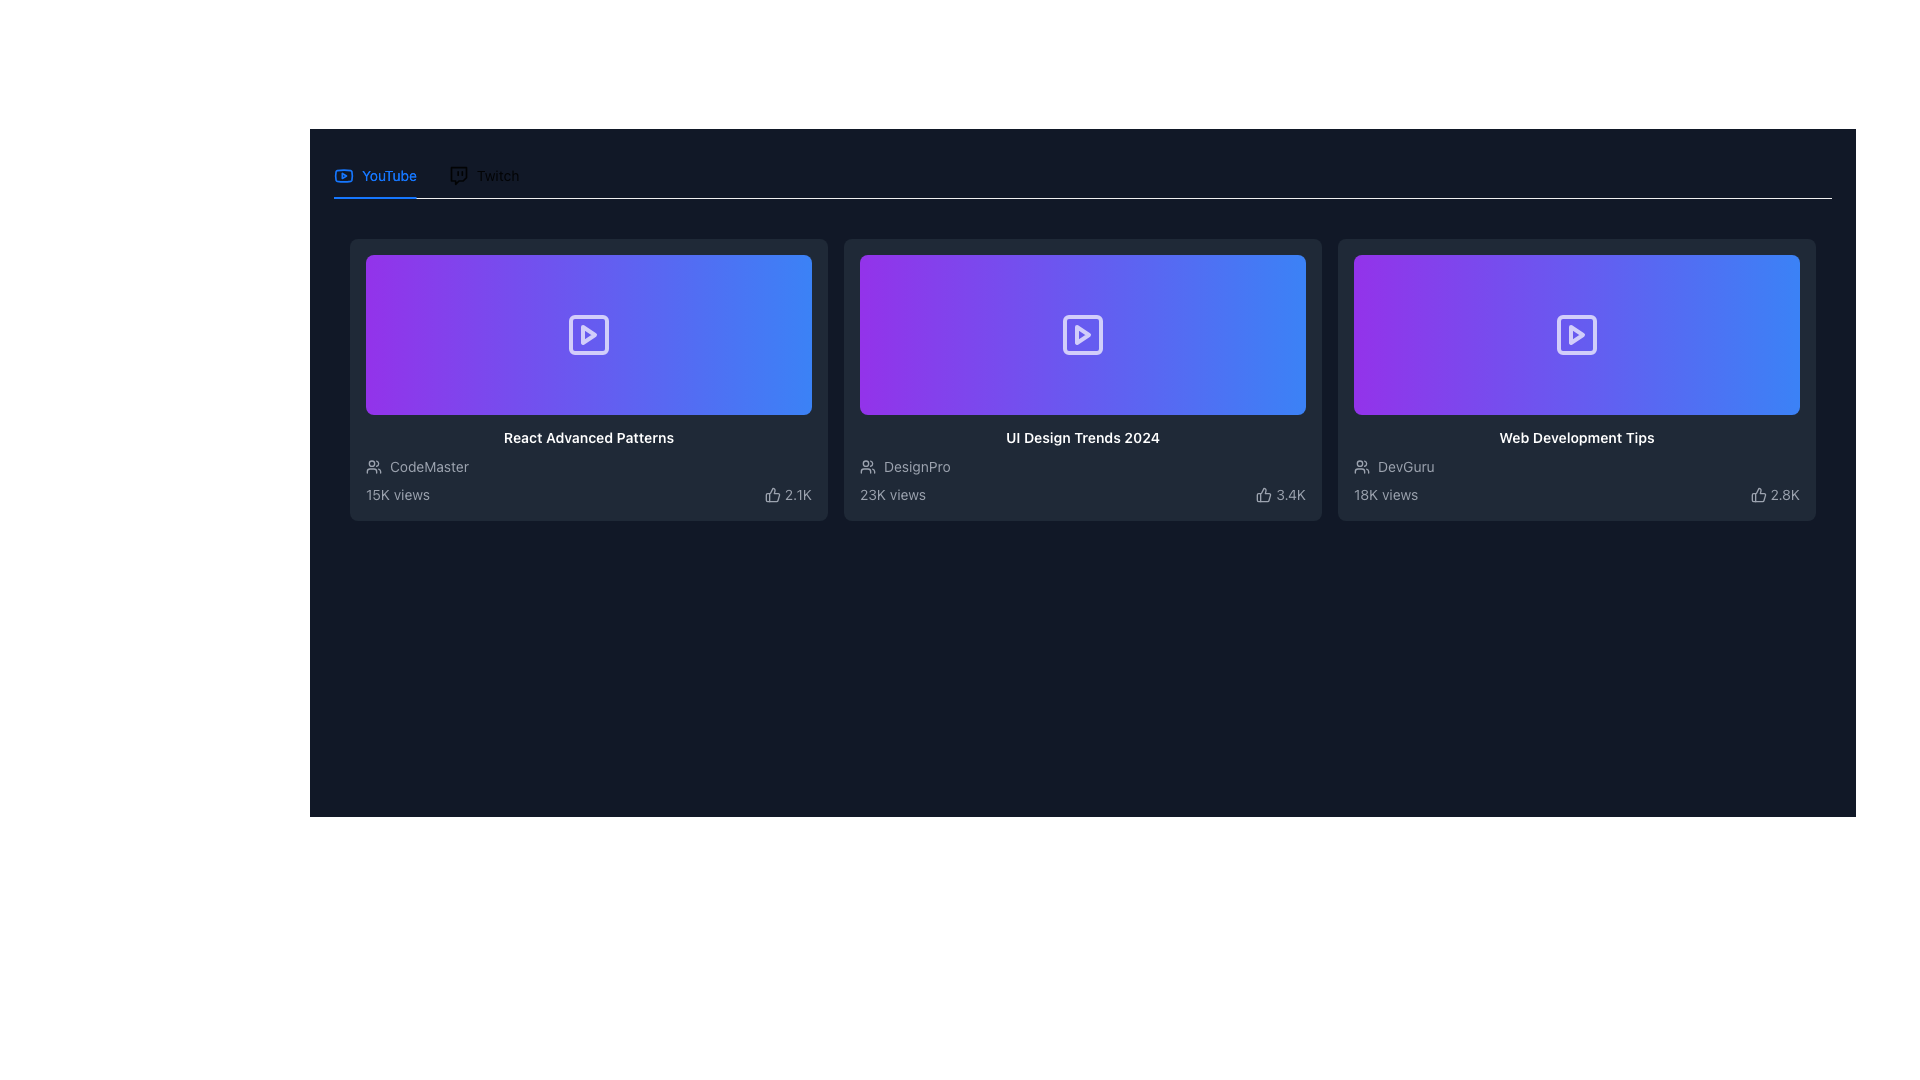 This screenshot has height=1080, width=1920. What do you see at coordinates (1576, 334) in the screenshot?
I see `the outer rectangle of the play button icon in the rightmost video card beneath the title 'Web Development Tips' to play the video` at bounding box center [1576, 334].